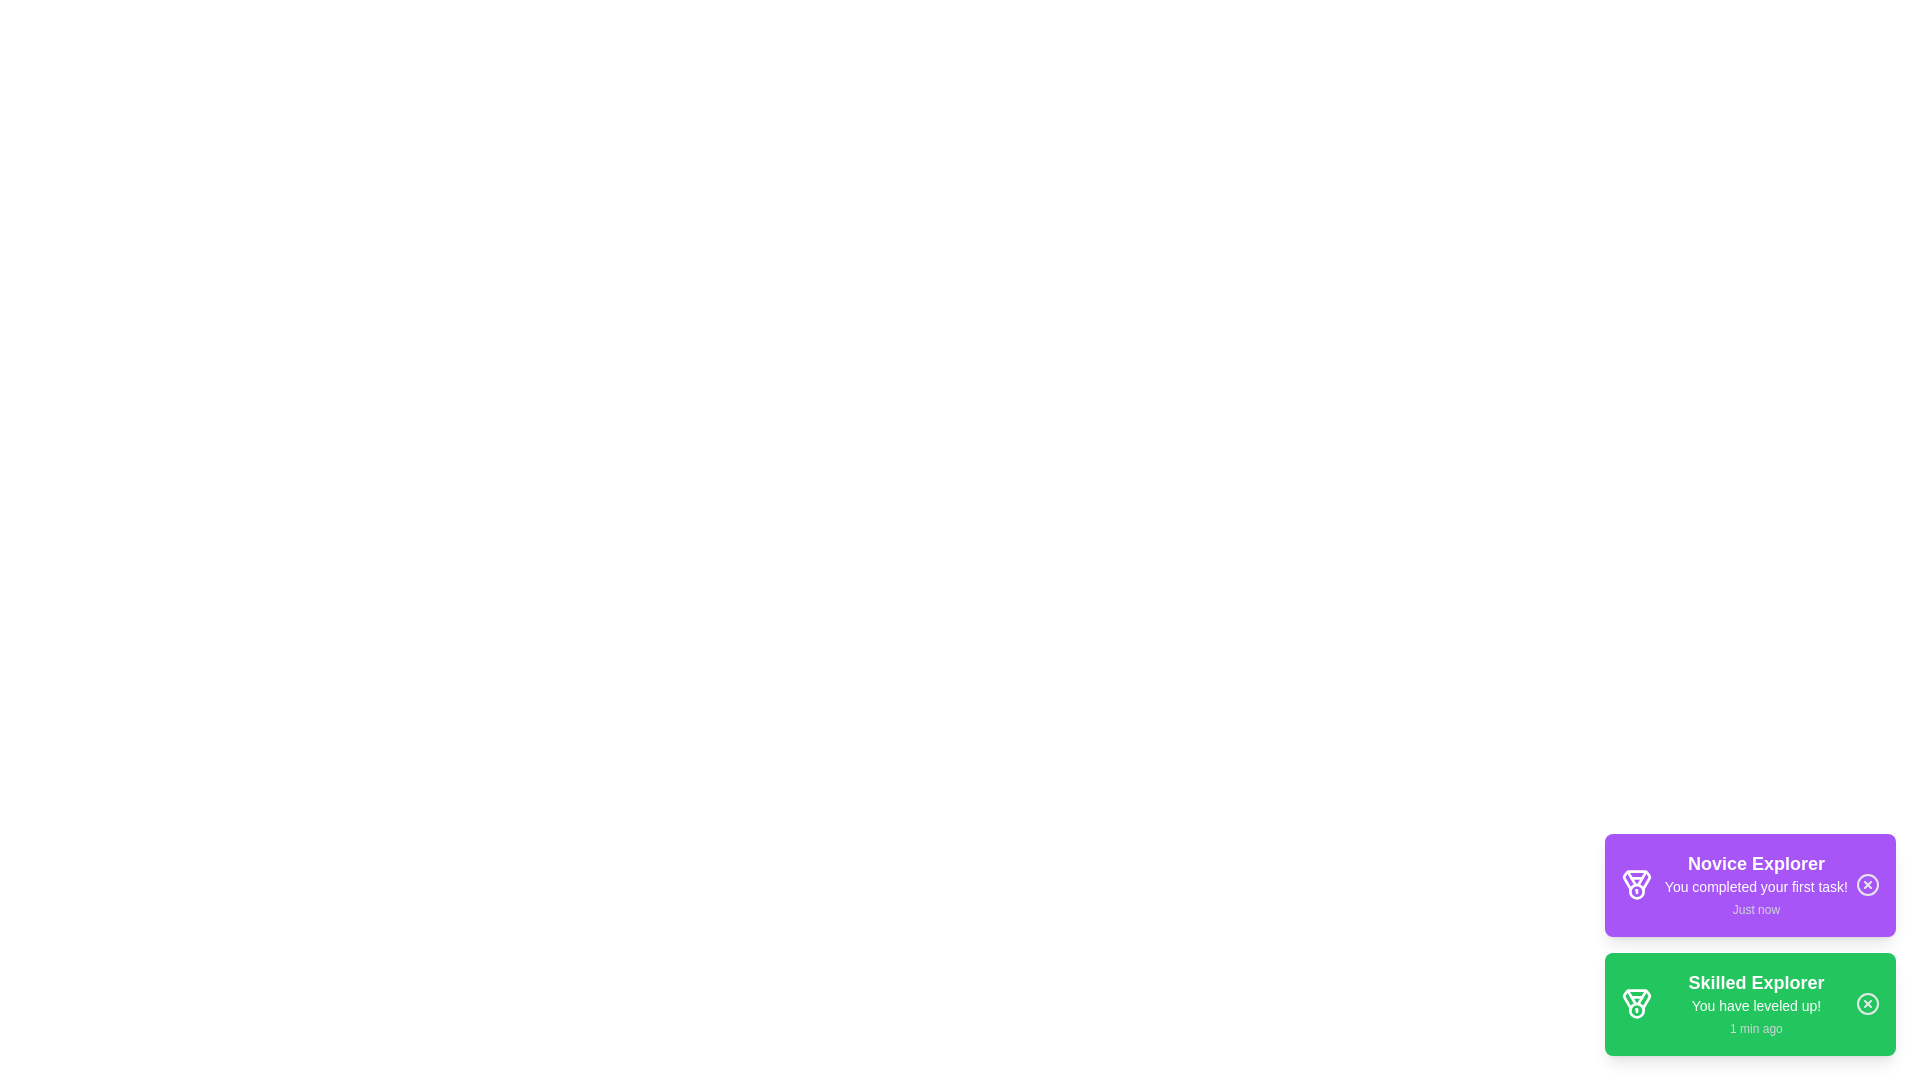 The image size is (1920, 1080). Describe the element at coordinates (1866, 884) in the screenshot. I see `the close button of the notification to dismiss it` at that location.